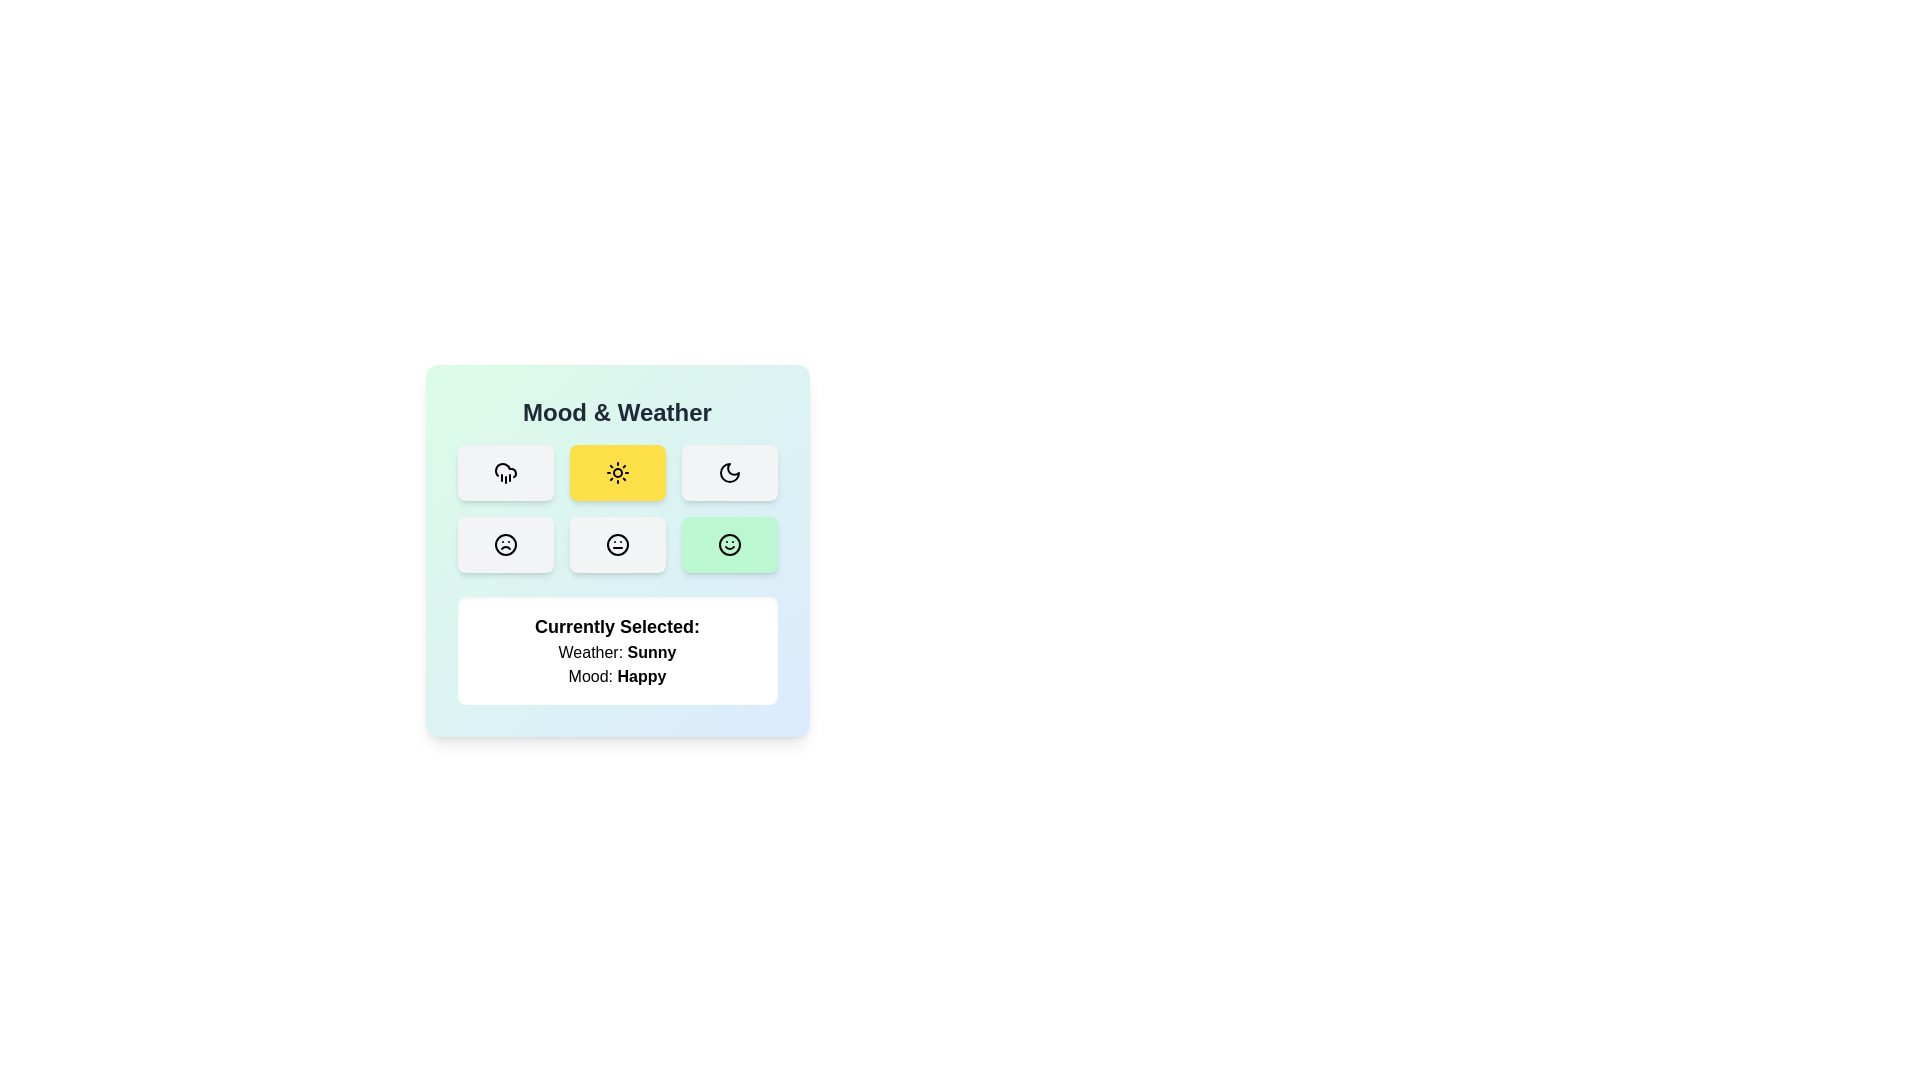 This screenshot has width=1920, height=1080. I want to click on the Composite UI component with a gradient background and rounded corners that contains the title 'Mood & Weather' and a grid of selectable icons, so click(616, 551).